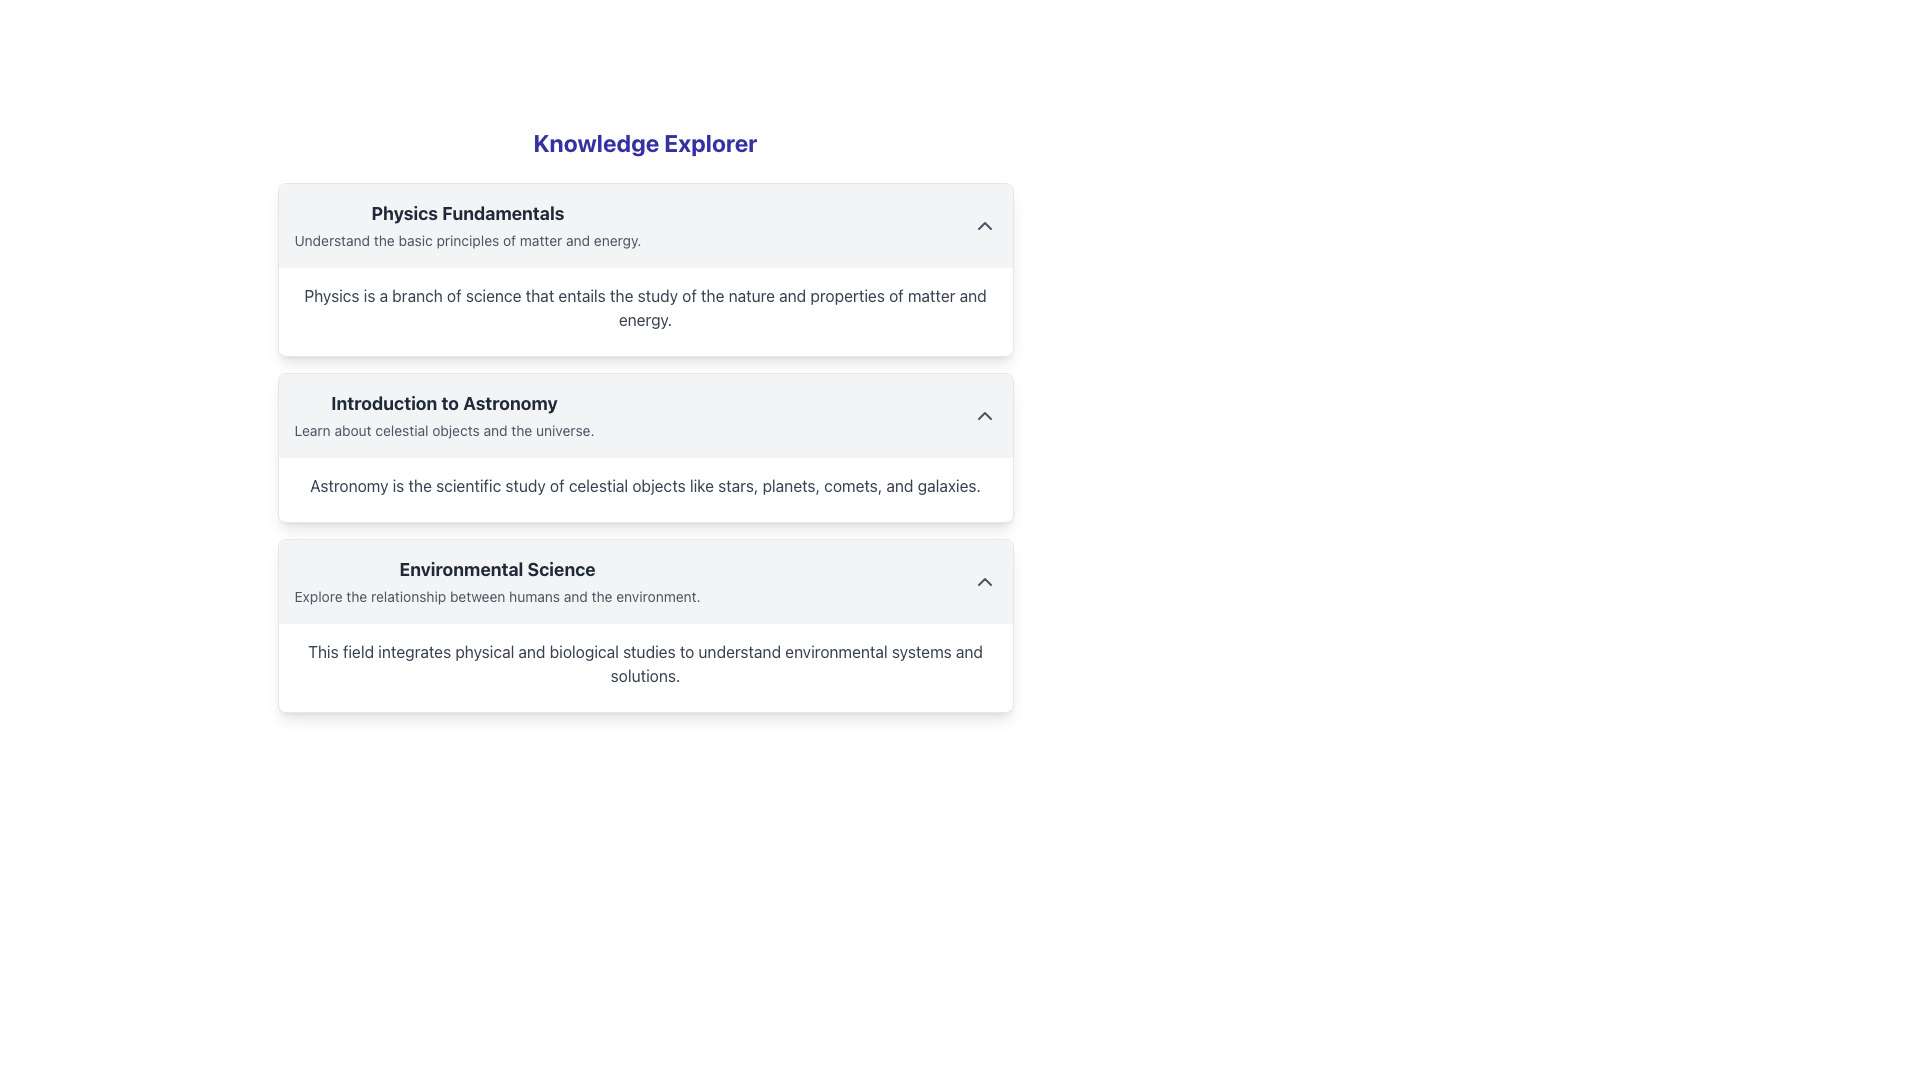 The image size is (1920, 1080). Describe the element at coordinates (645, 489) in the screenshot. I see `the informative text label located in the expandable section titled 'Introduction to Astronomy' in the second card of the layout` at that location.